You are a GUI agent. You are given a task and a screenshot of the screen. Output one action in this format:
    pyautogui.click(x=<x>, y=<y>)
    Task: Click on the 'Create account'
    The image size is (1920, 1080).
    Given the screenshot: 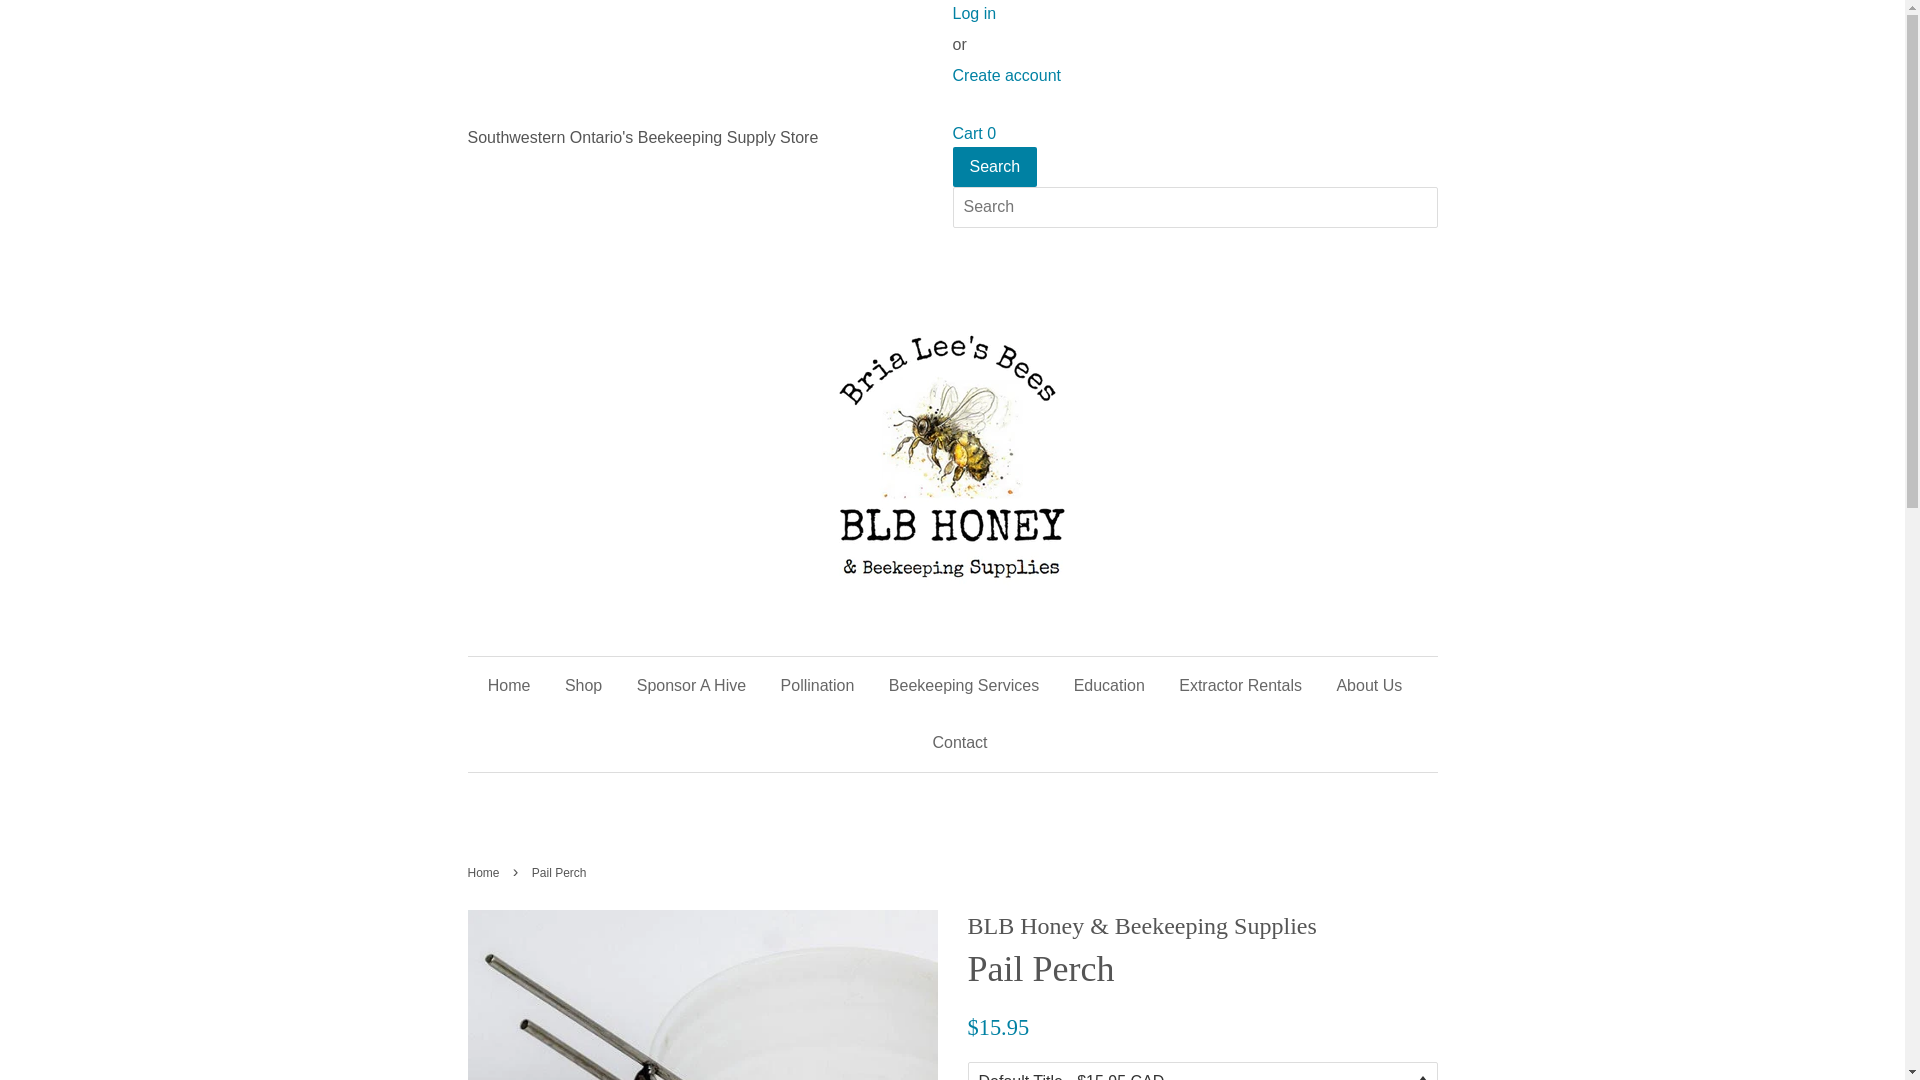 What is the action you would take?
    pyautogui.click(x=1006, y=74)
    